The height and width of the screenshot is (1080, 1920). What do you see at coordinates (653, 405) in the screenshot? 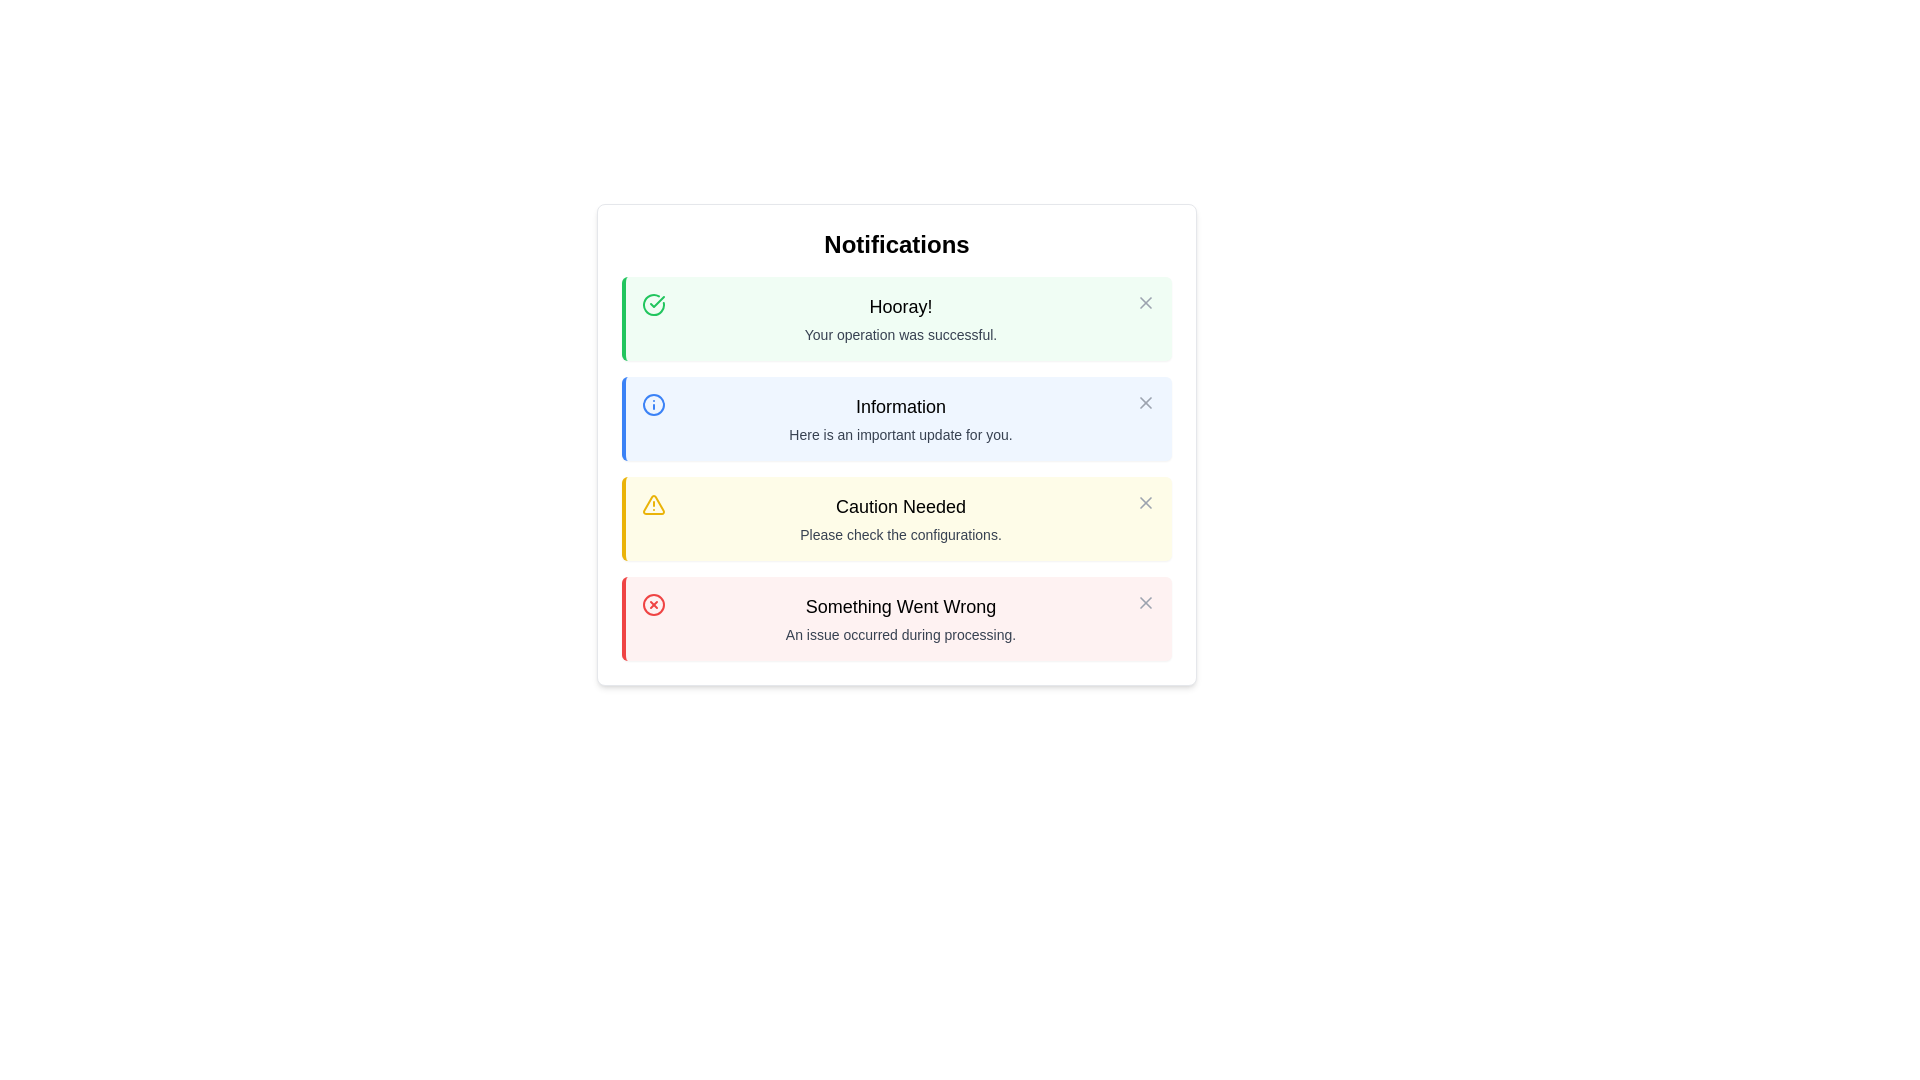
I see `the outer circle of the information notification icon, which is located in the second row of the notification list to the left of the text 'Information'` at bounding box center [653, 405].